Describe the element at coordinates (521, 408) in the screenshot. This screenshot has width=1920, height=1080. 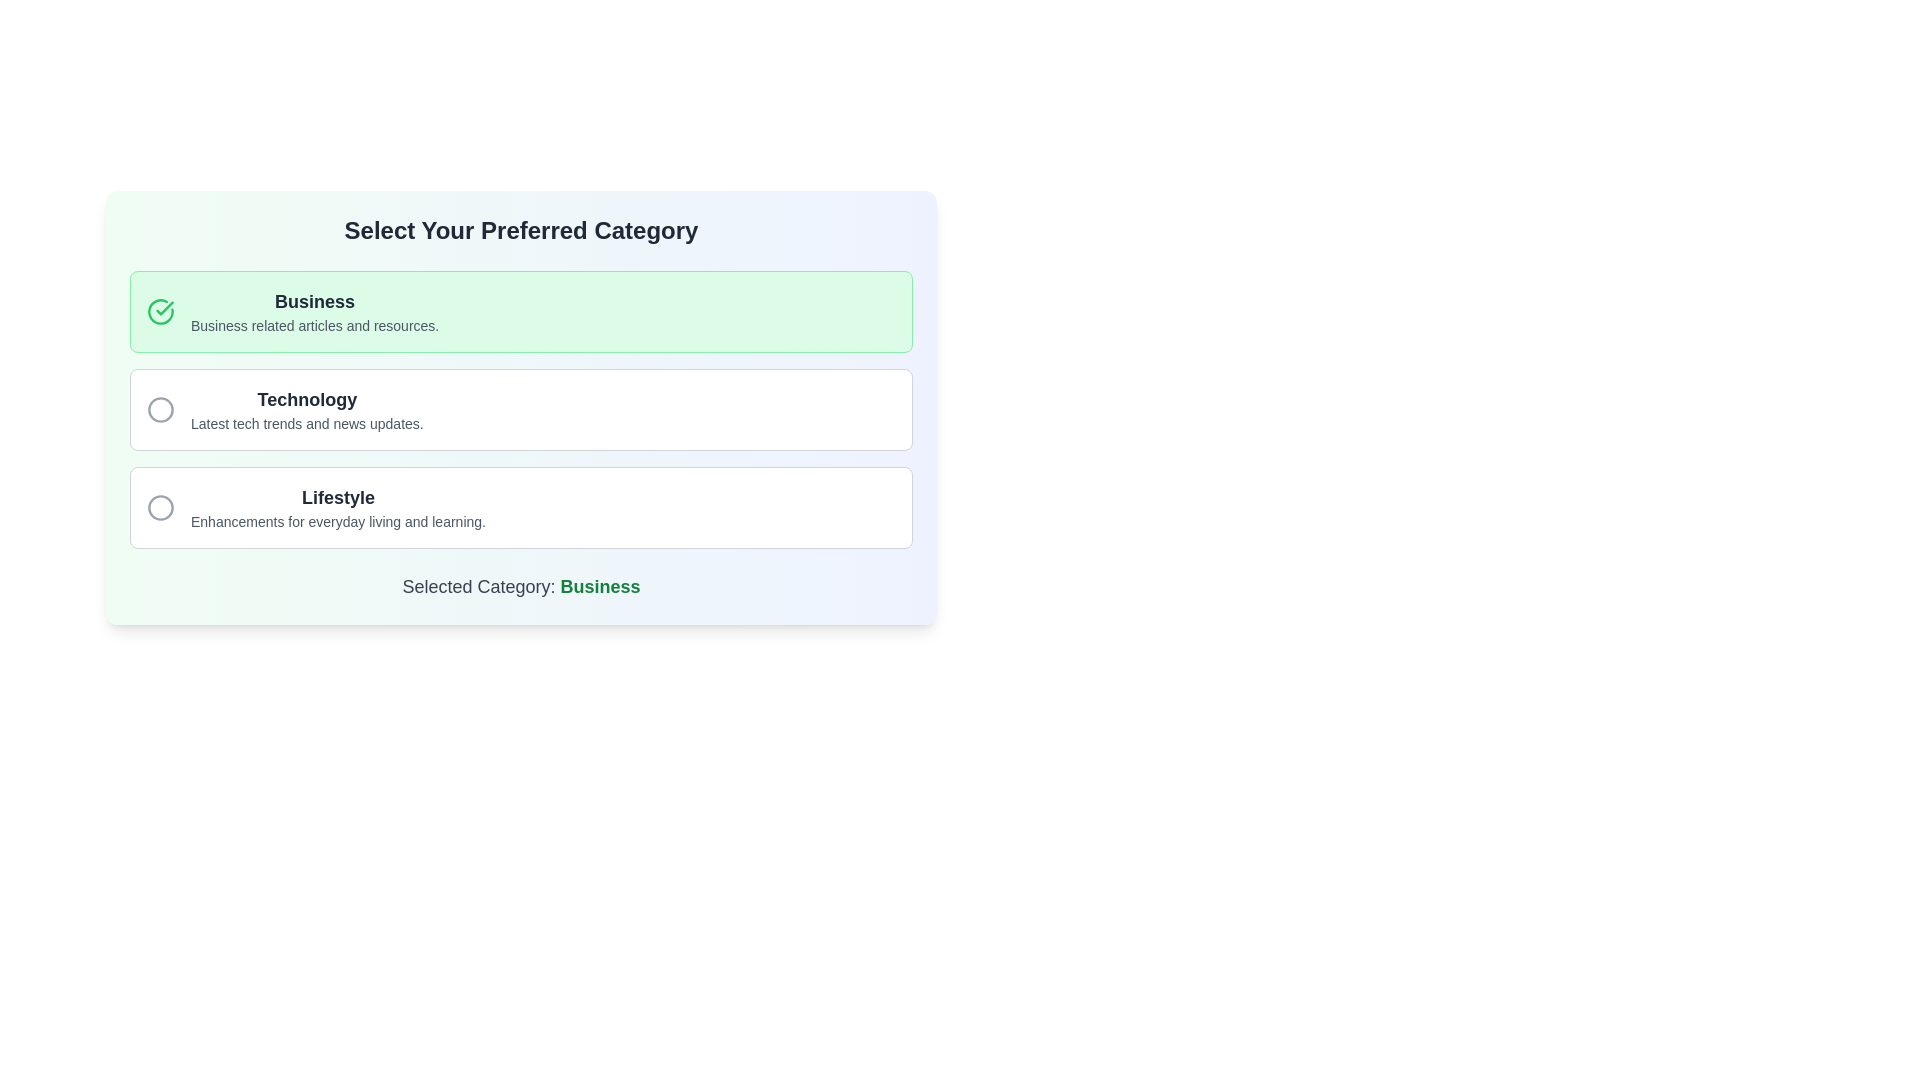
I see `the List of selectable options` at that location.